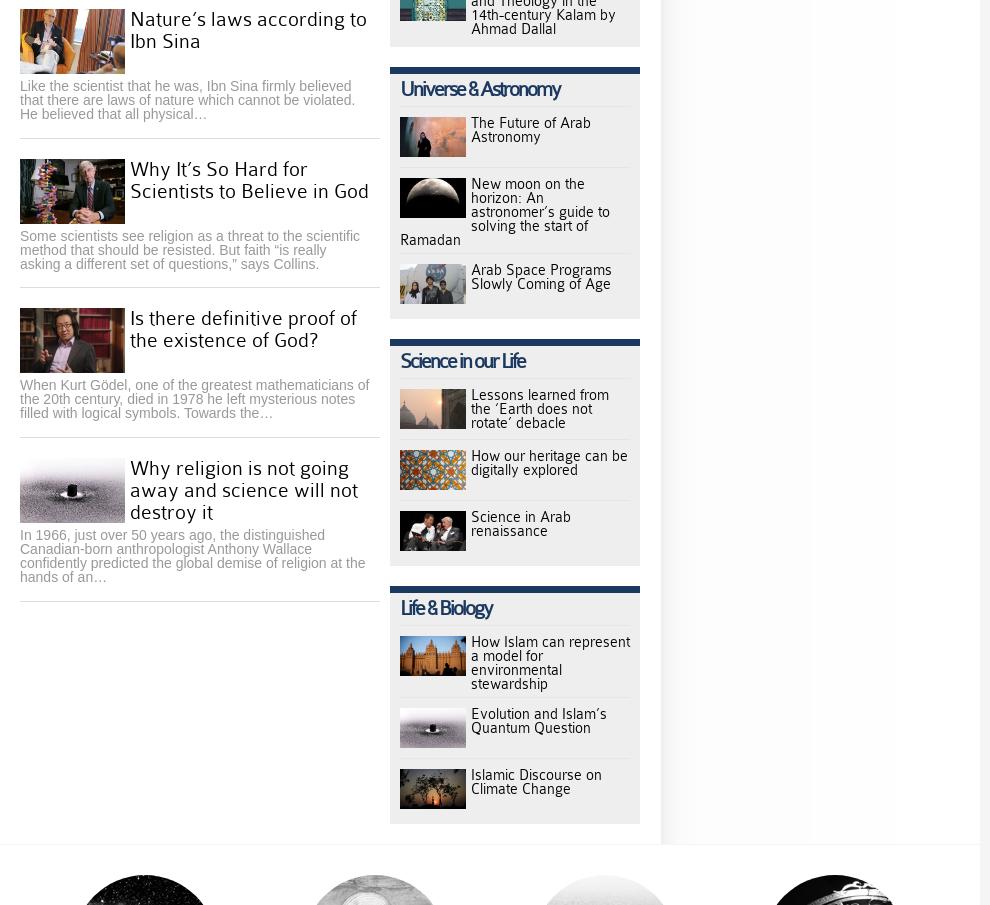 The width and height of the screenshot is (990, 905). Describe the element at coordinates (471, 463) in the screenshot. I see `'How our heritage can be digitally explored'` at that location.